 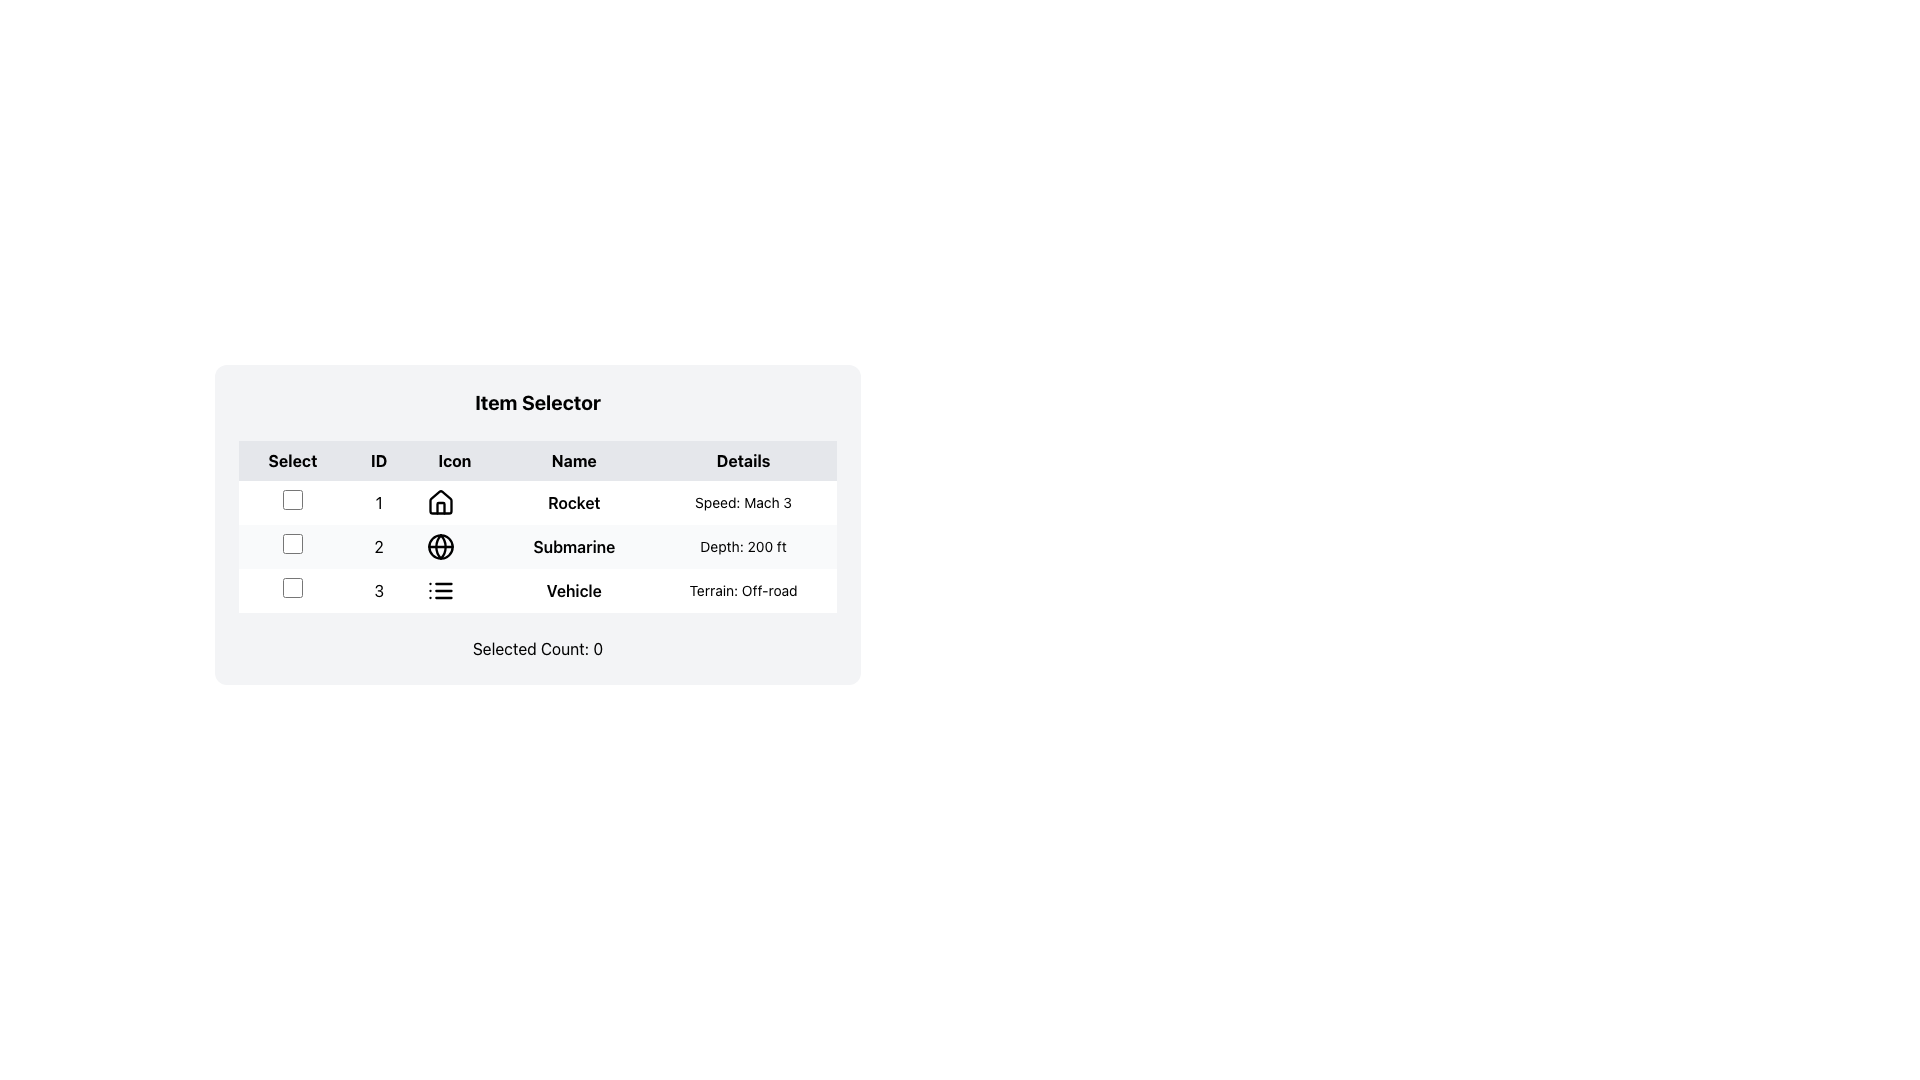 I want to click on the text label displaying '1' located in the first row of the table under the 'ID' column, which is positioned to the right of a checkbox, so click(x=379, y=501).